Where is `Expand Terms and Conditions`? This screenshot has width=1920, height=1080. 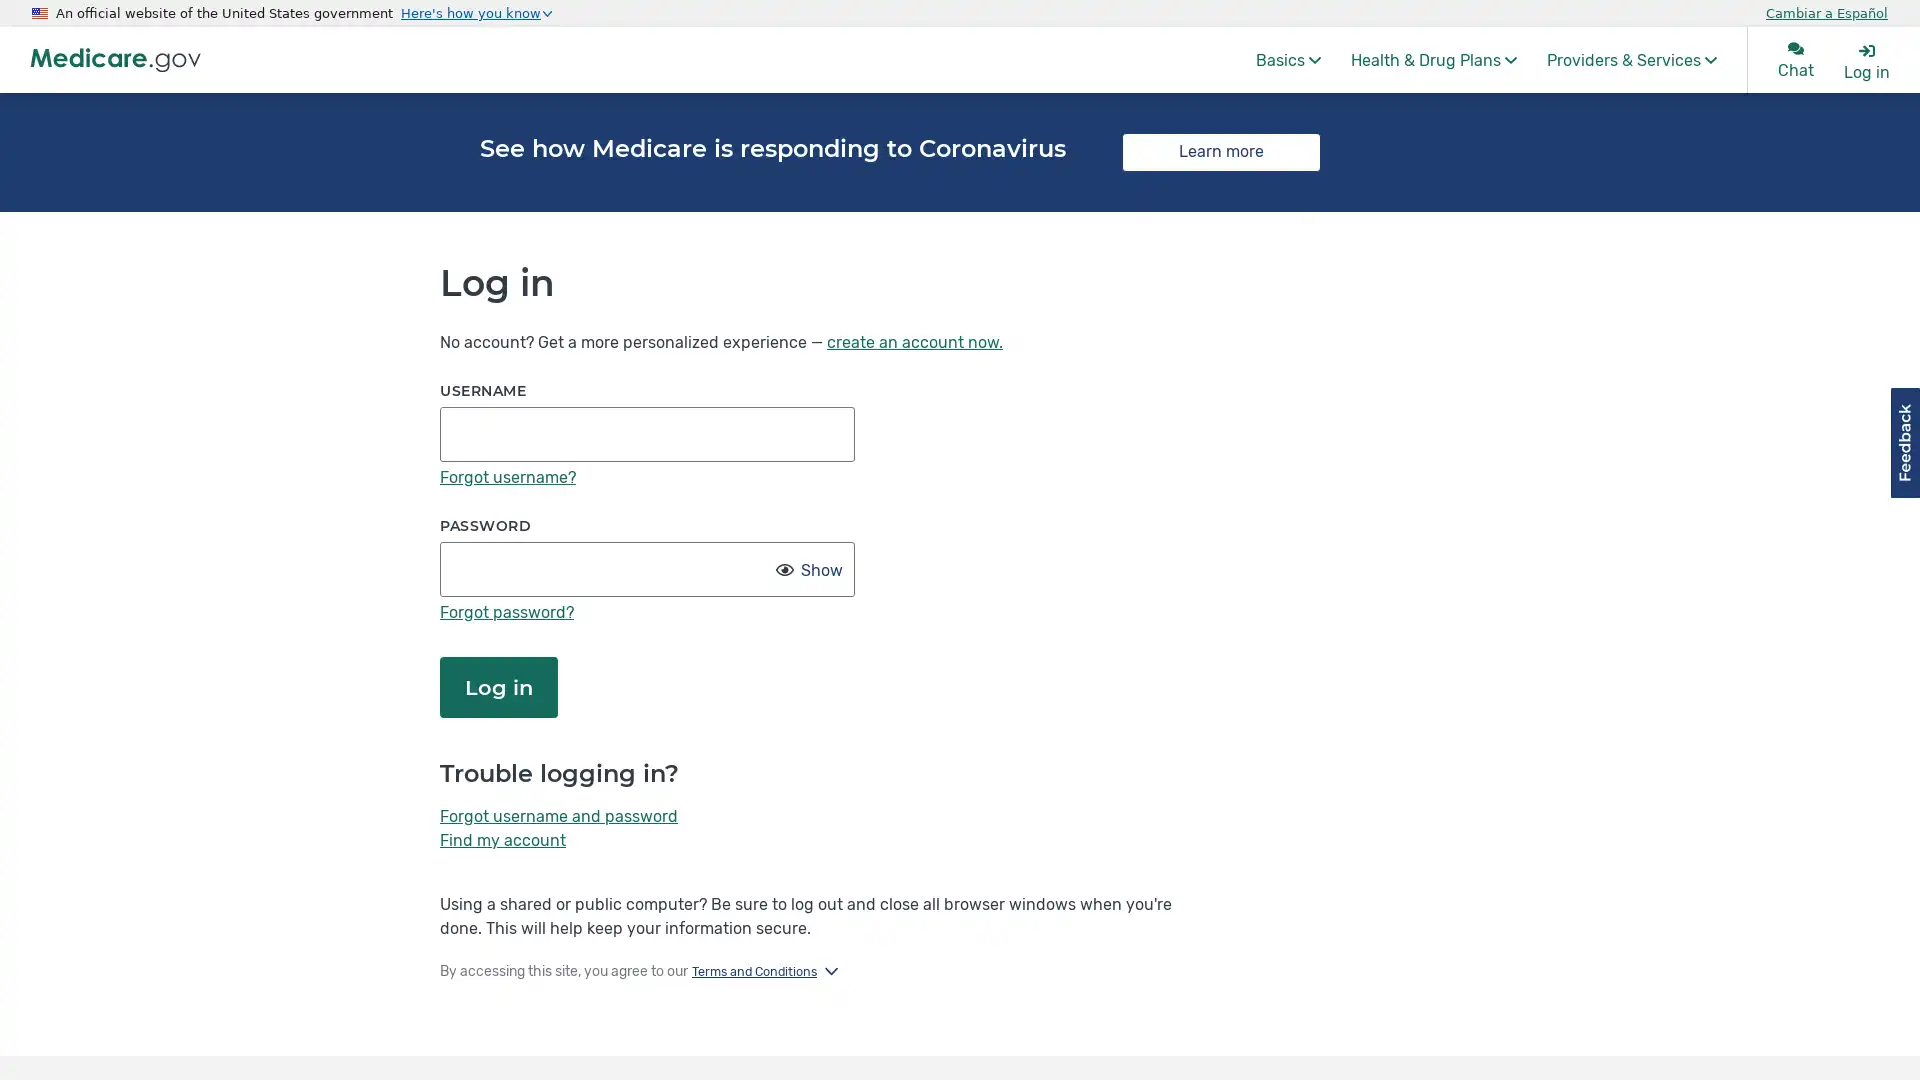 Expand Terms and Conditions is located at coordinates (763, 971).